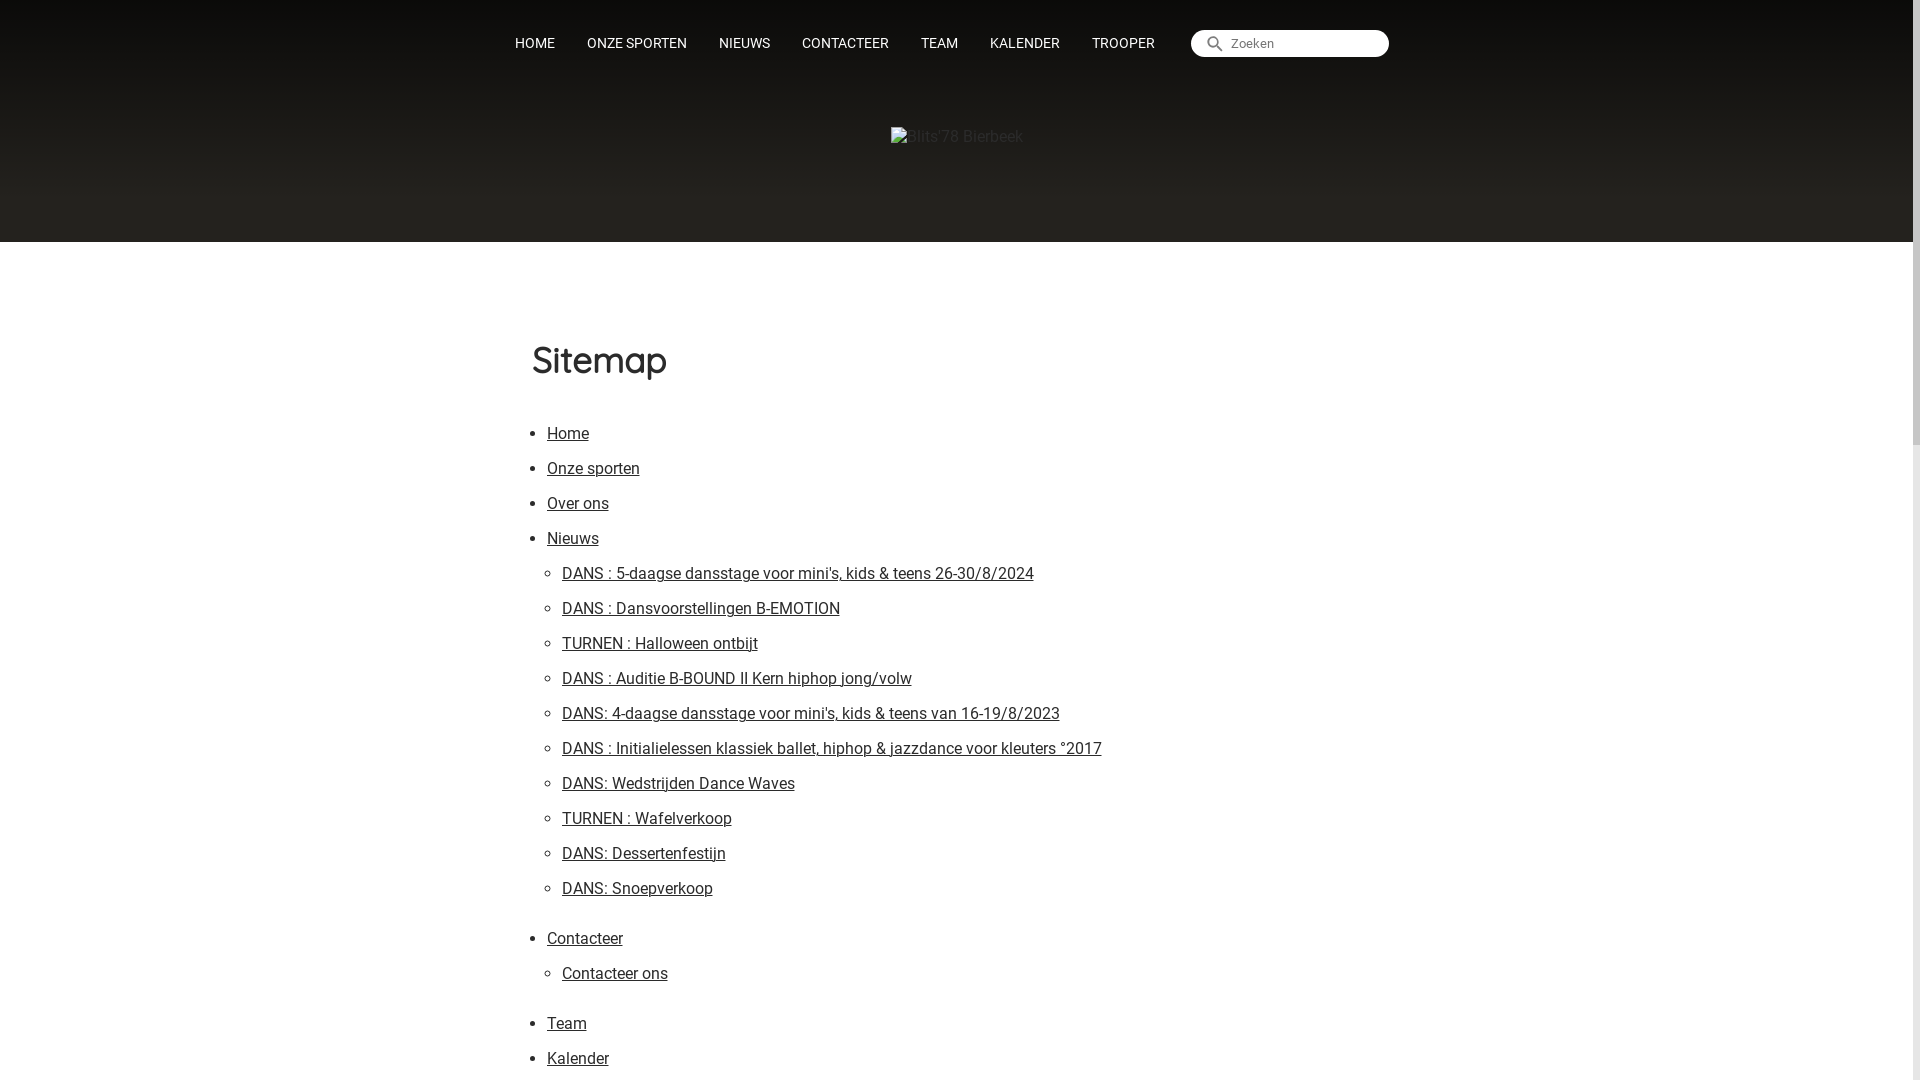  What do you see at coordinates (647, 821) in the screenshot?
I see `'TURNEN : Wafelverkoop'` at bounding box center [647, 821].